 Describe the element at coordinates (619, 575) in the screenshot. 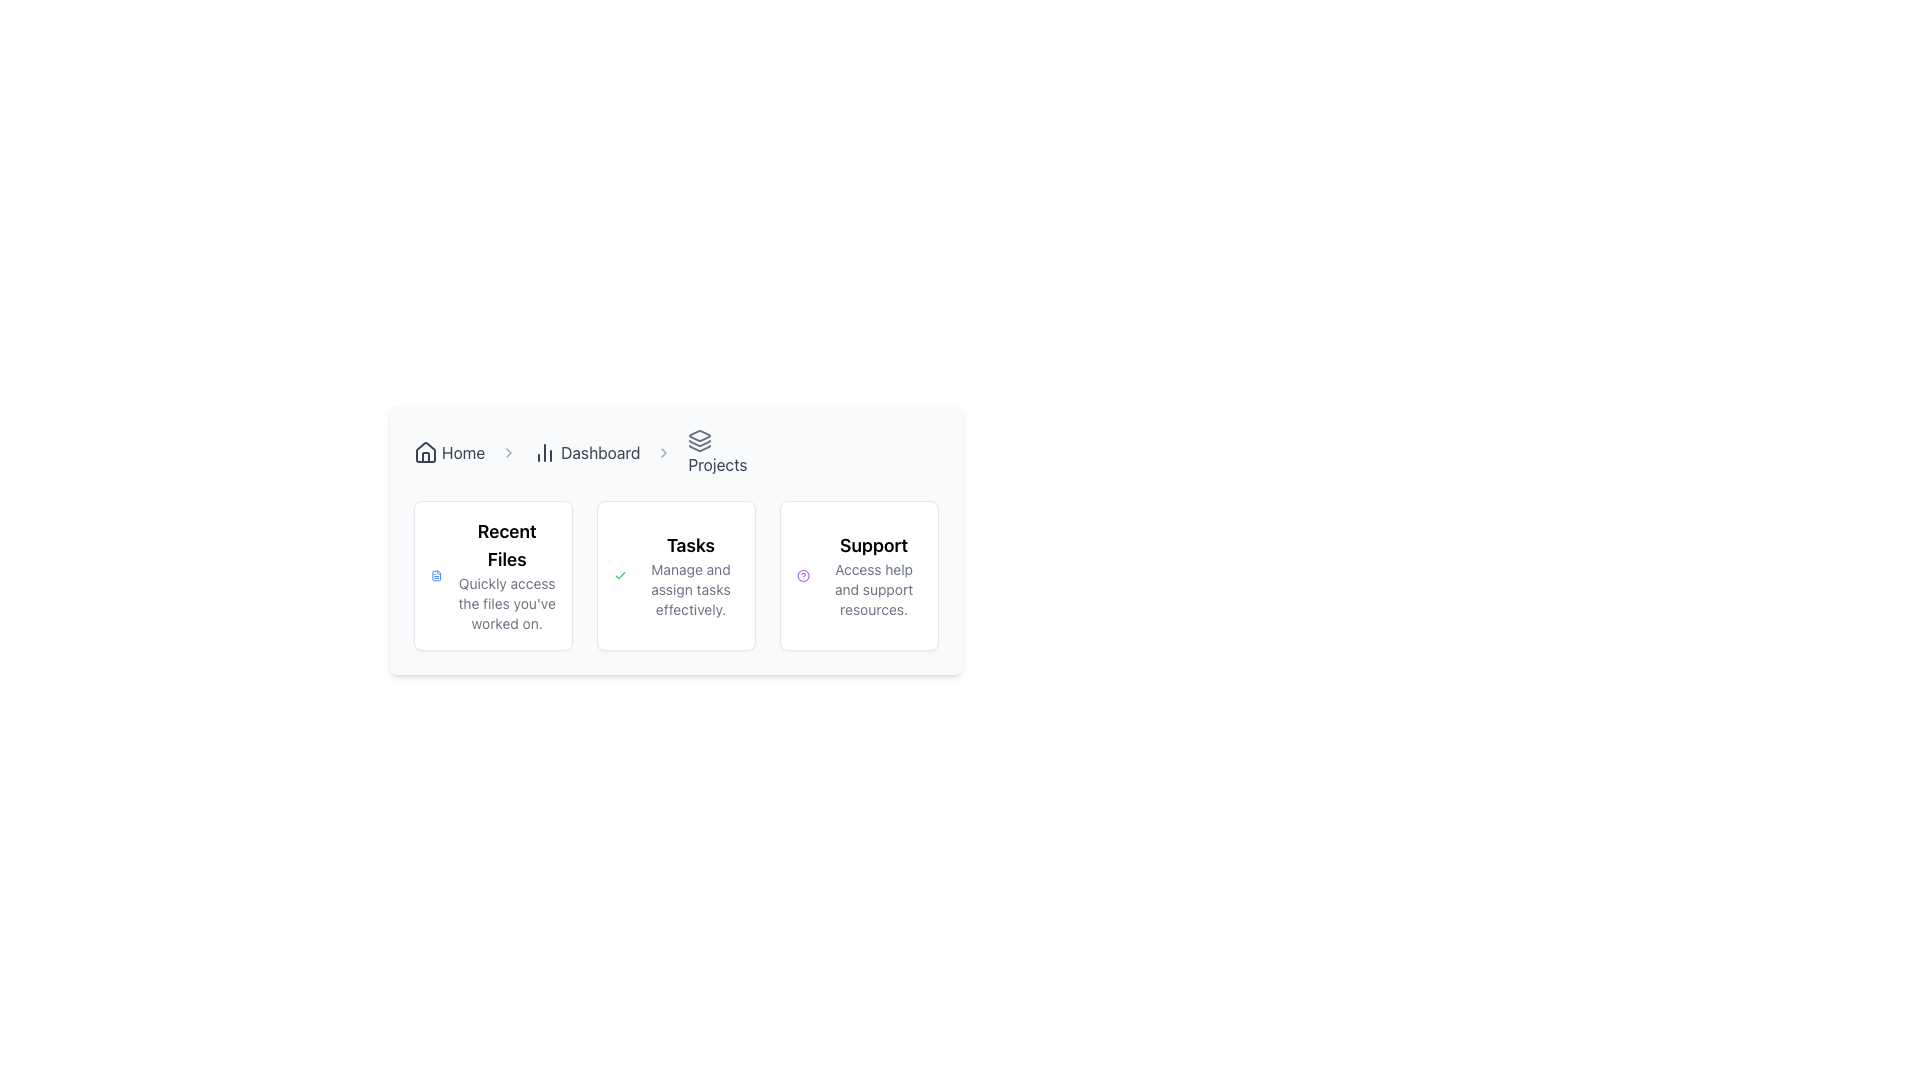

I see `the Checkmark icon that visually represents the completion of tasks in the 'Tasks' card` at that location.